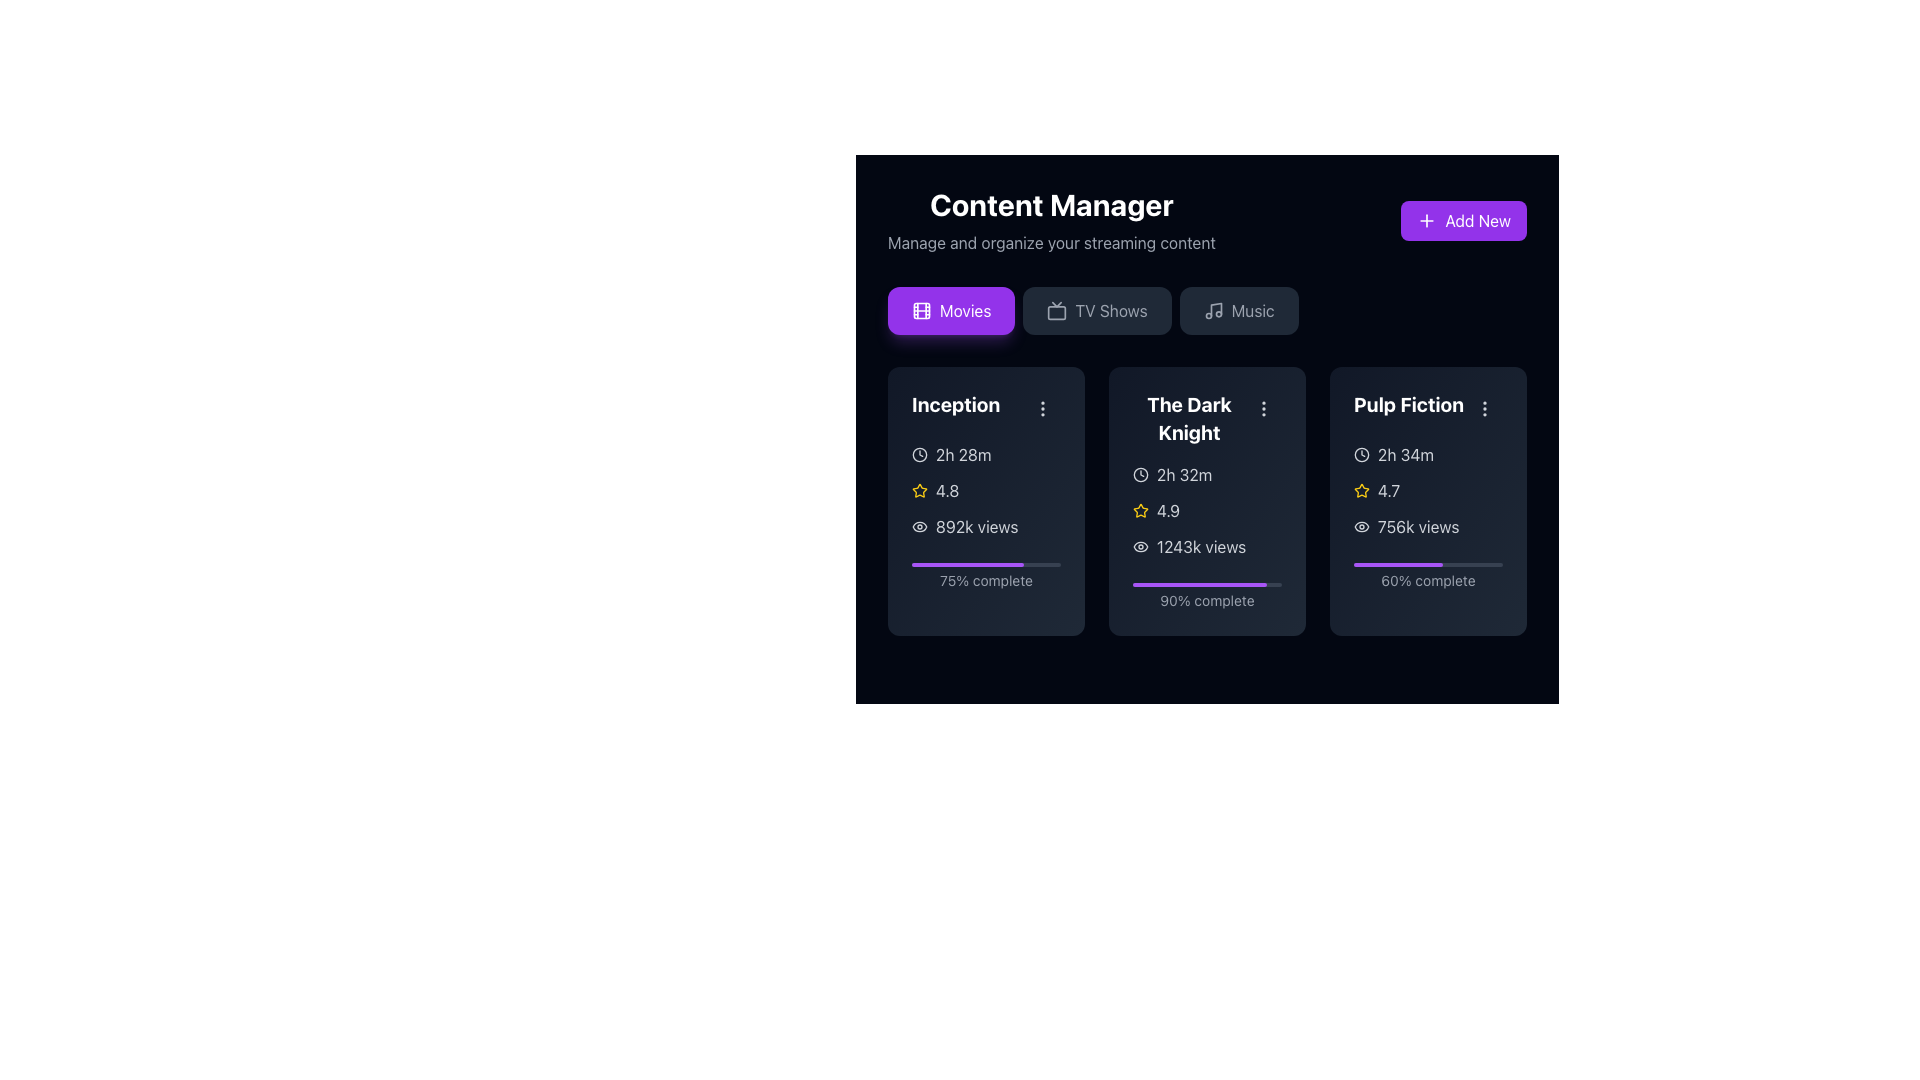 The width and height of the screenshot is (1920, 1080). What do you see at coordinates (1262, 407) in the screenshot?
I see `the Icon button located in the top-right corner of the 'The Dark Knight' interface section, which opens a drop-down menu for options related to the movie` at bounding box center [1262, 407].